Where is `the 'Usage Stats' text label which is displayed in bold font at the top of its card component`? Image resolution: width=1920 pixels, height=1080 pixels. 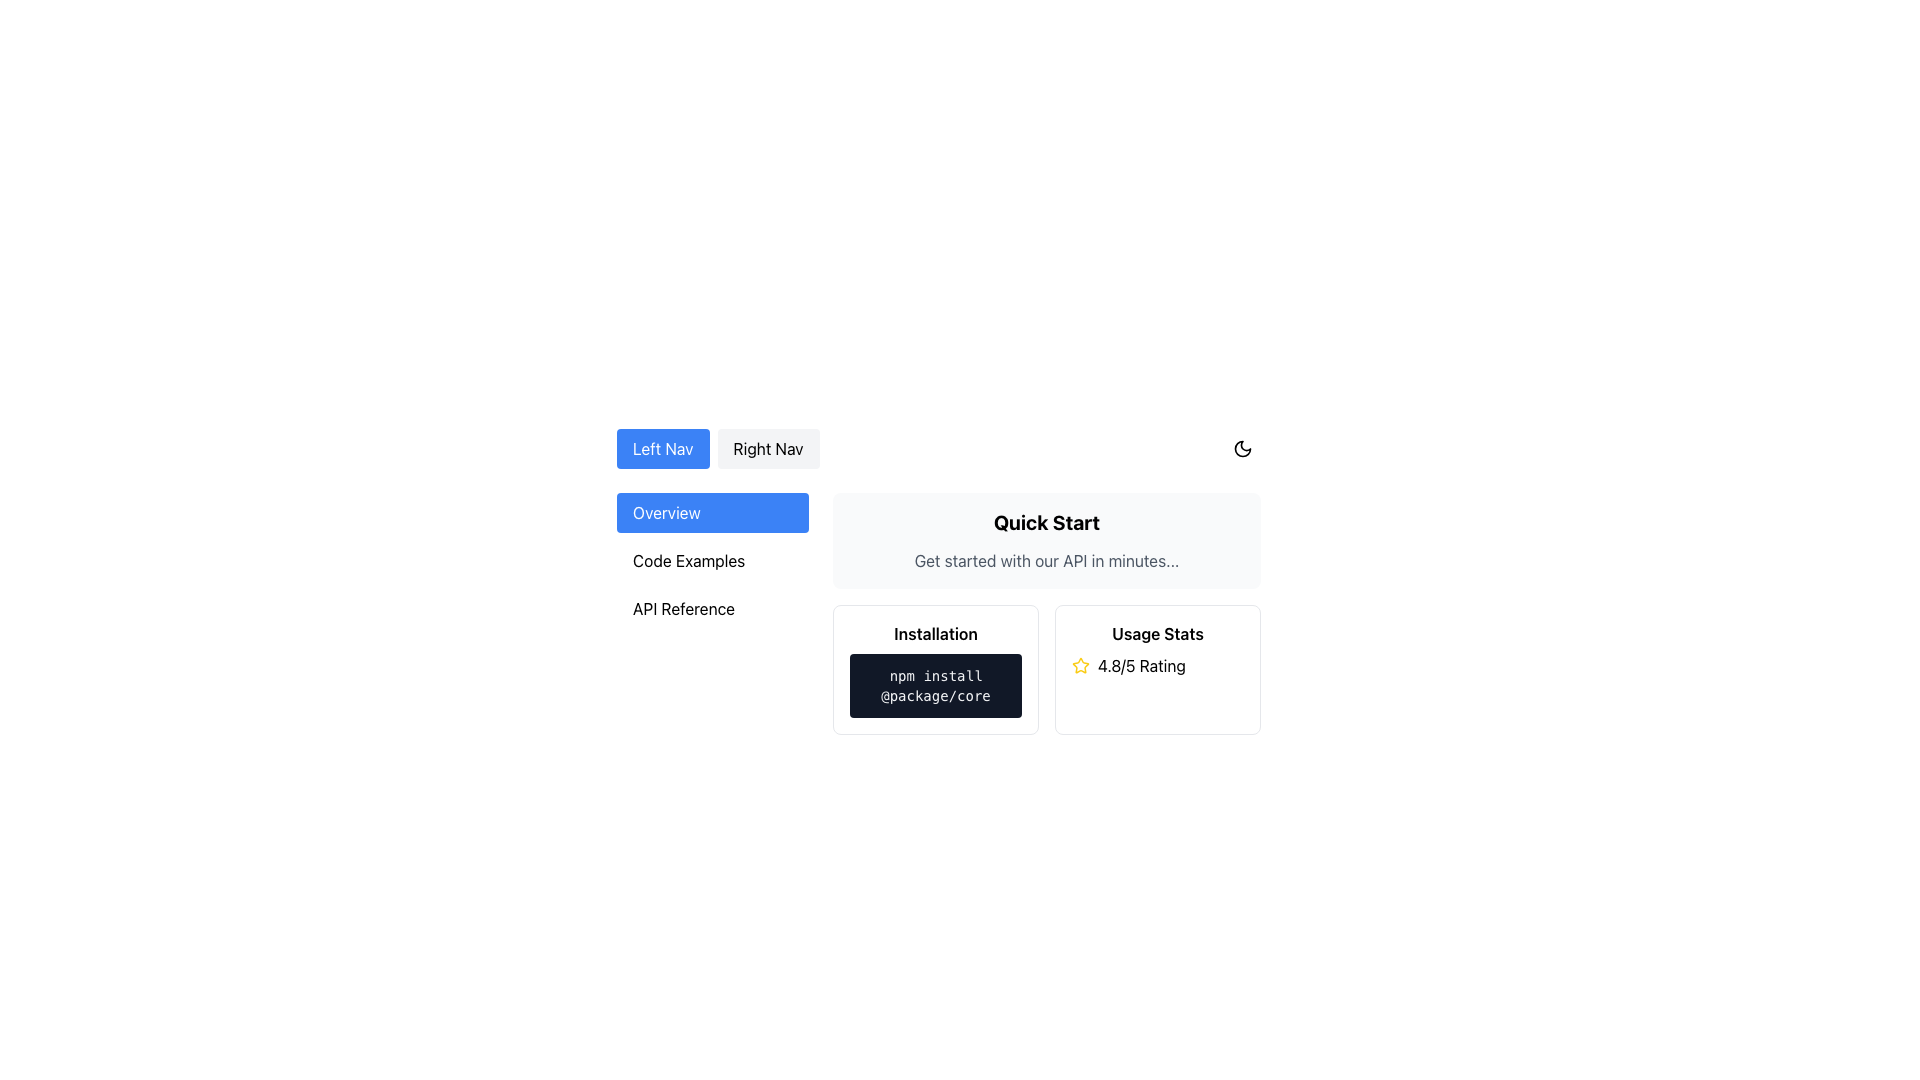
the 'Usage Stats' text label which is displayed in bold font at the top of its card component is located at coordinates (1157, 633).